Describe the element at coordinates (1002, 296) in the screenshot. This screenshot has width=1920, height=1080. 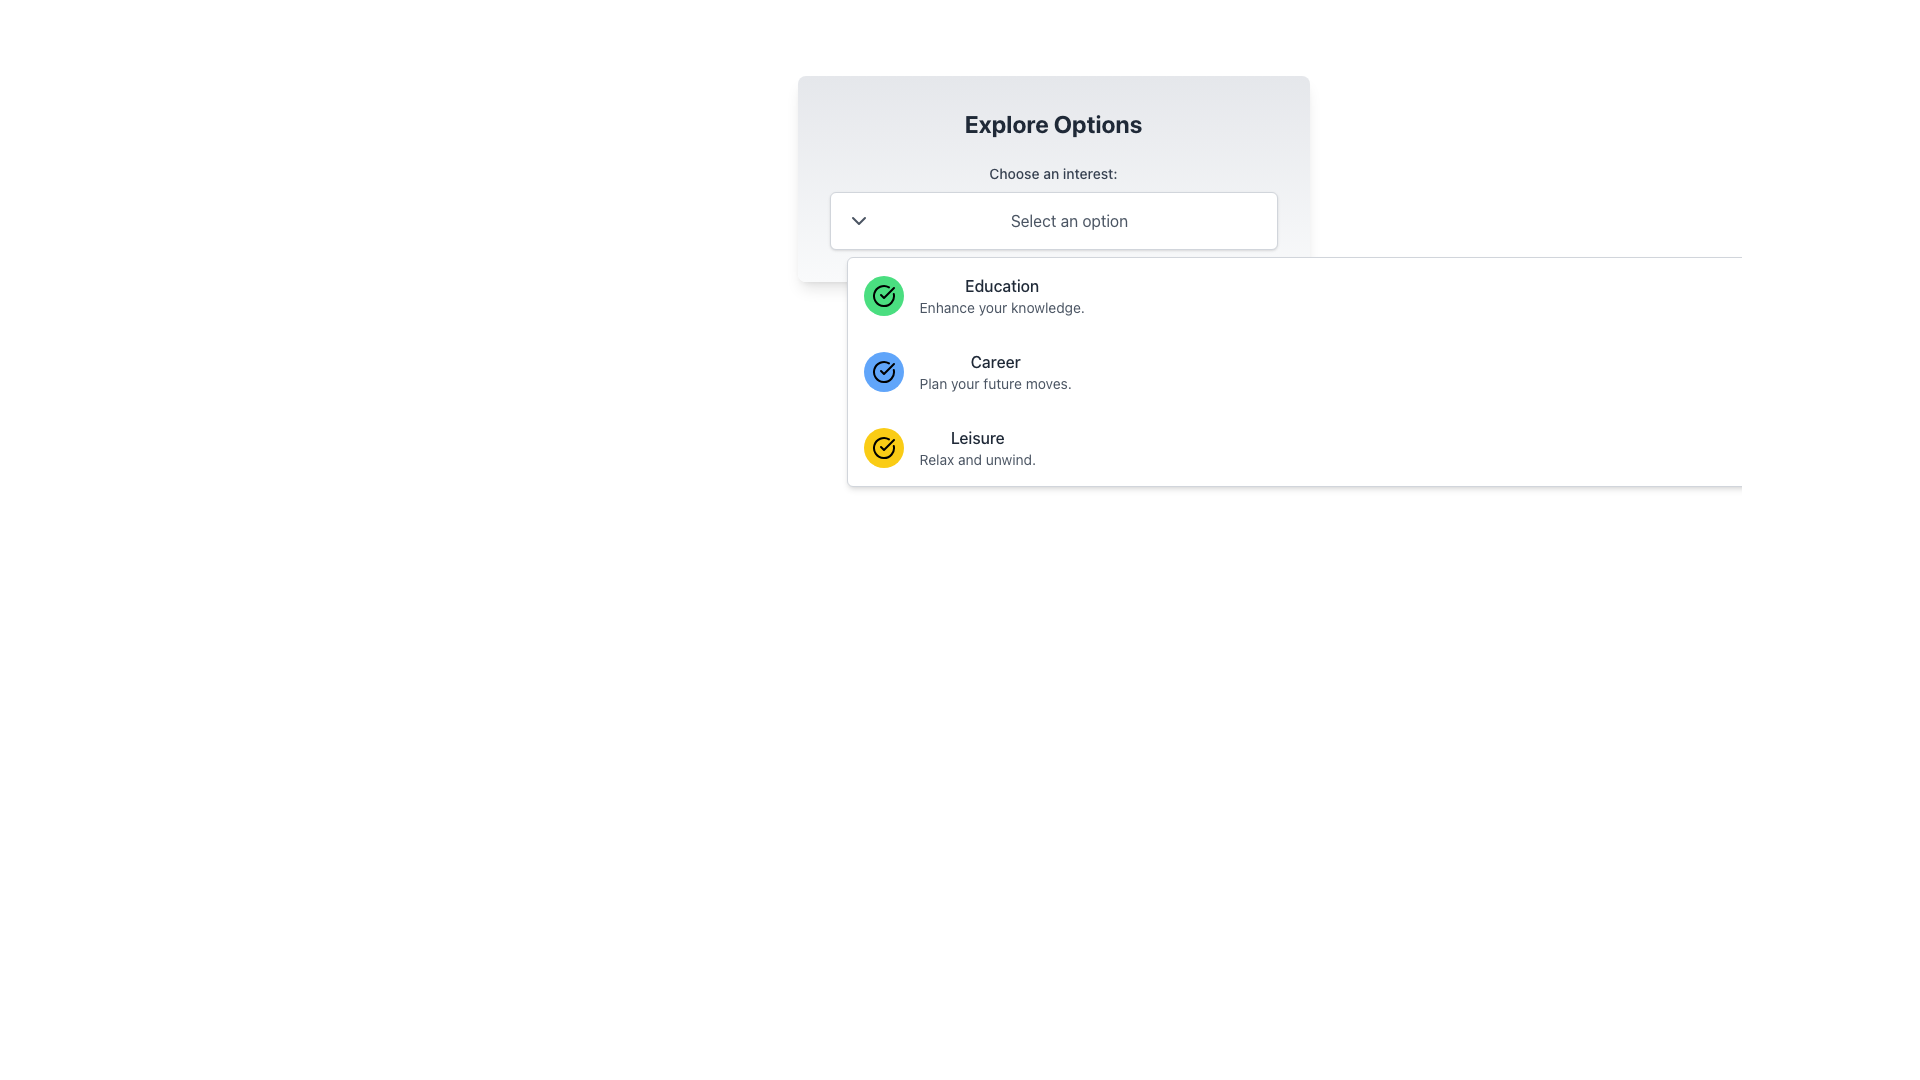
I see `the static text element labeled 'Education' which is the topmost option in a list, positioned centrally below the 'Choose an interest' dropdown` at that location.